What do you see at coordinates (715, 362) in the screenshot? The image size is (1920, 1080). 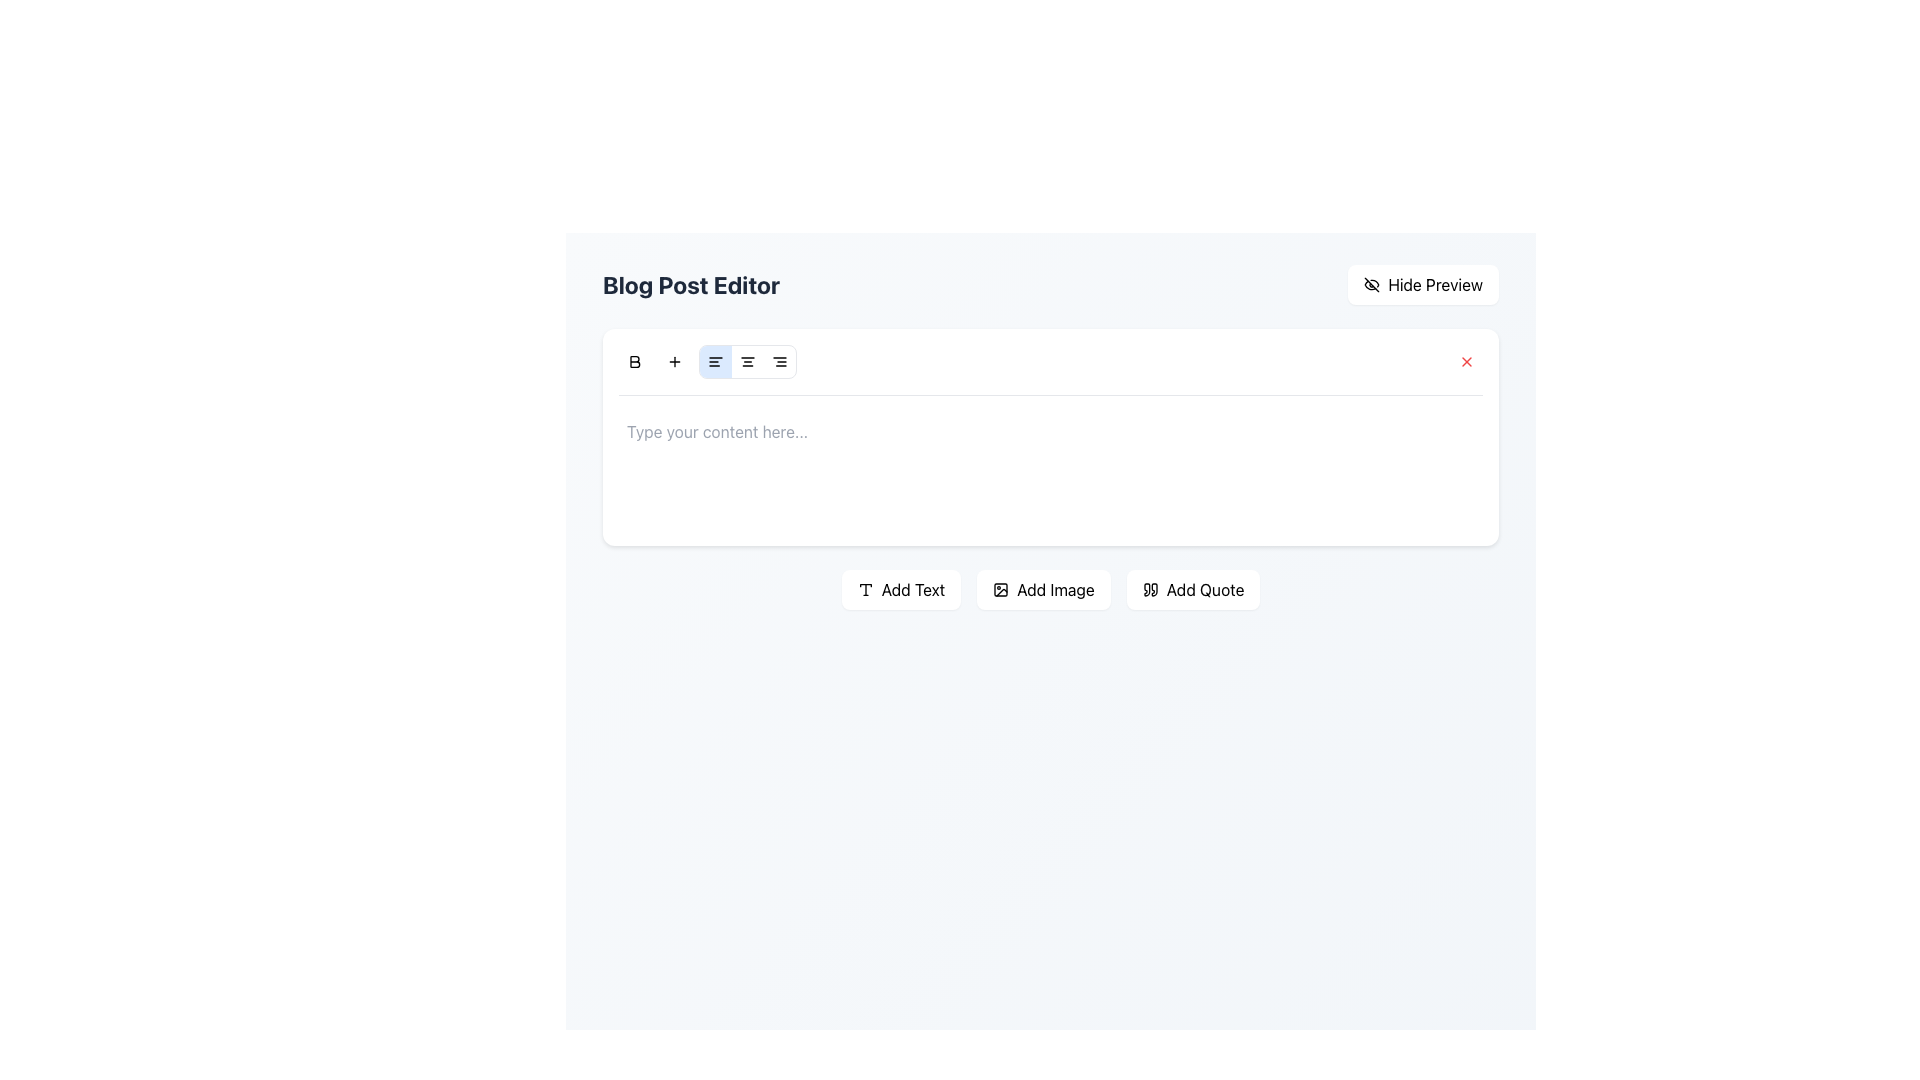 I see `the left alignment button, which is the third icon from the left in the horizontal toolbar above the text input area, to apply left alignment to the selected text or paragraph` at bounding box center [715, 362].